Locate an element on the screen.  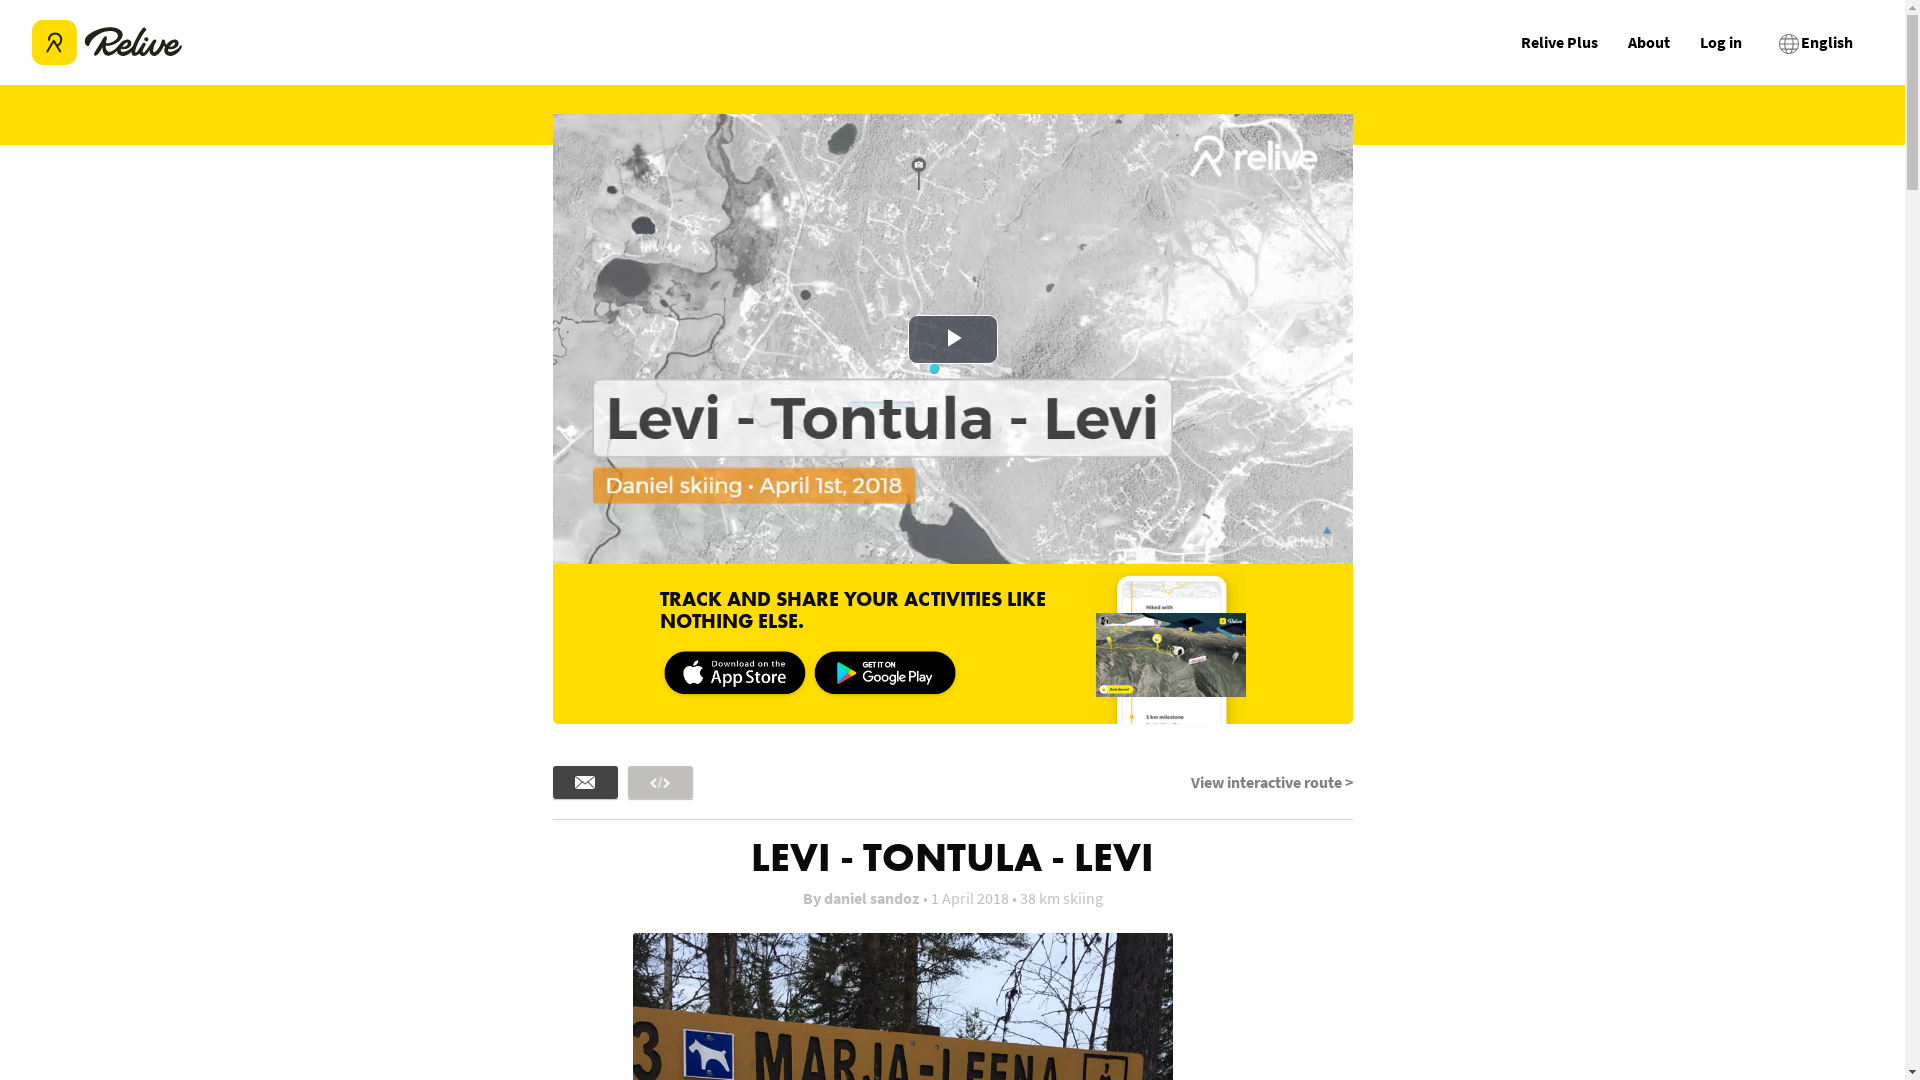
'View interactive route >' is located at coordinates (1270, 781).